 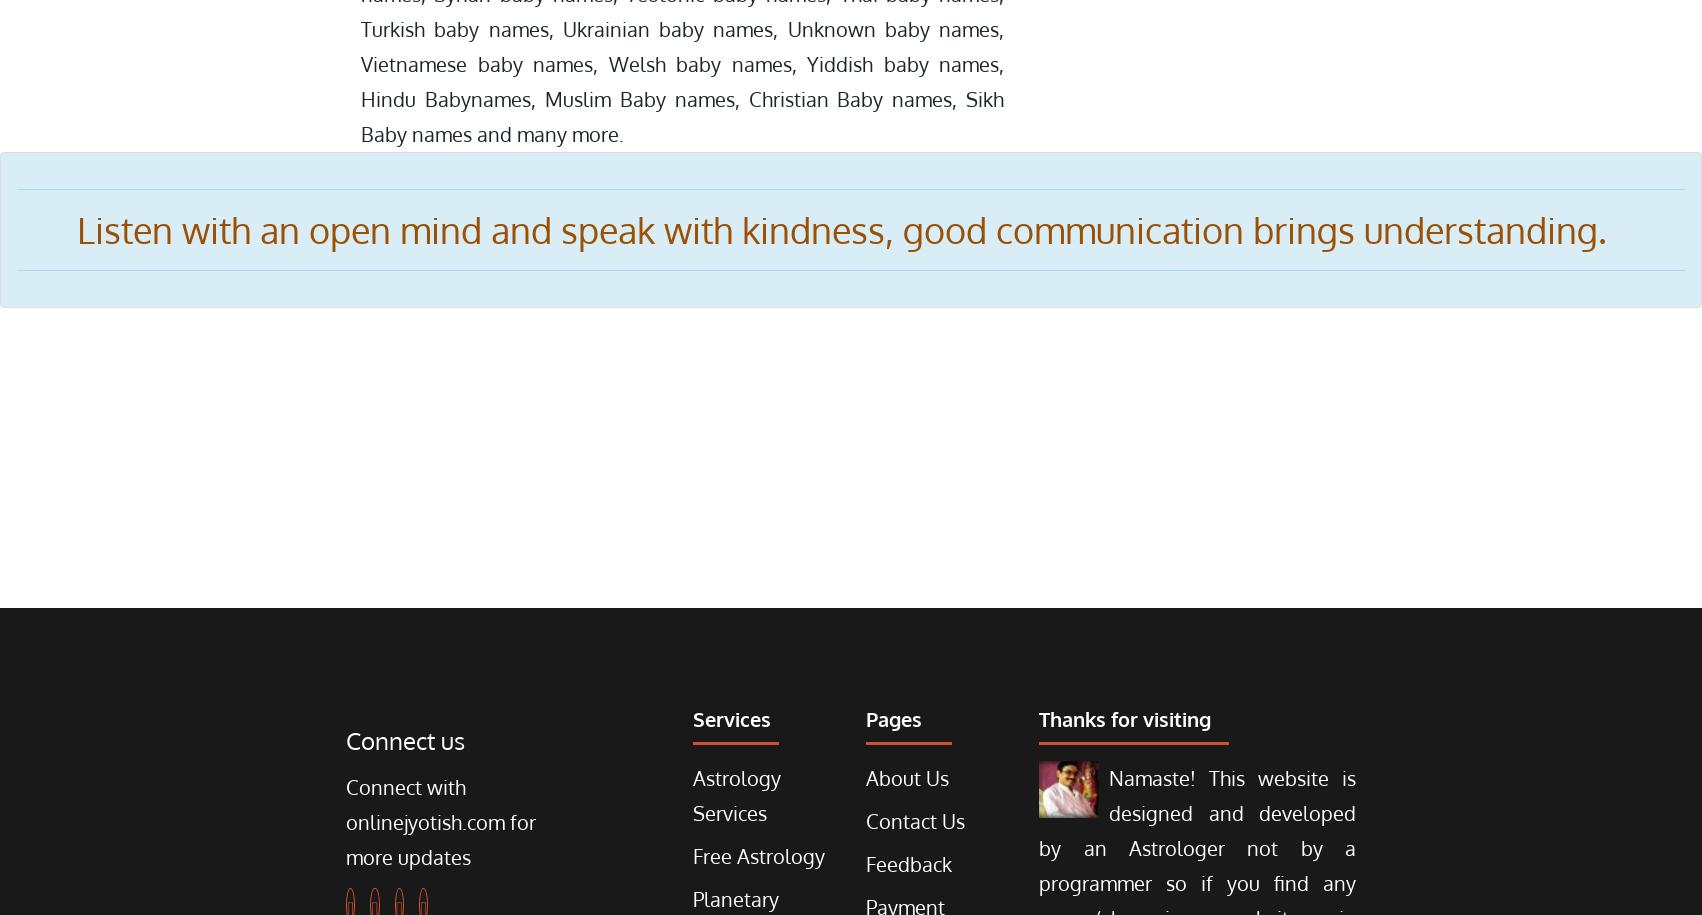 I want to click on 'About Us', so click(x=864, y=777).